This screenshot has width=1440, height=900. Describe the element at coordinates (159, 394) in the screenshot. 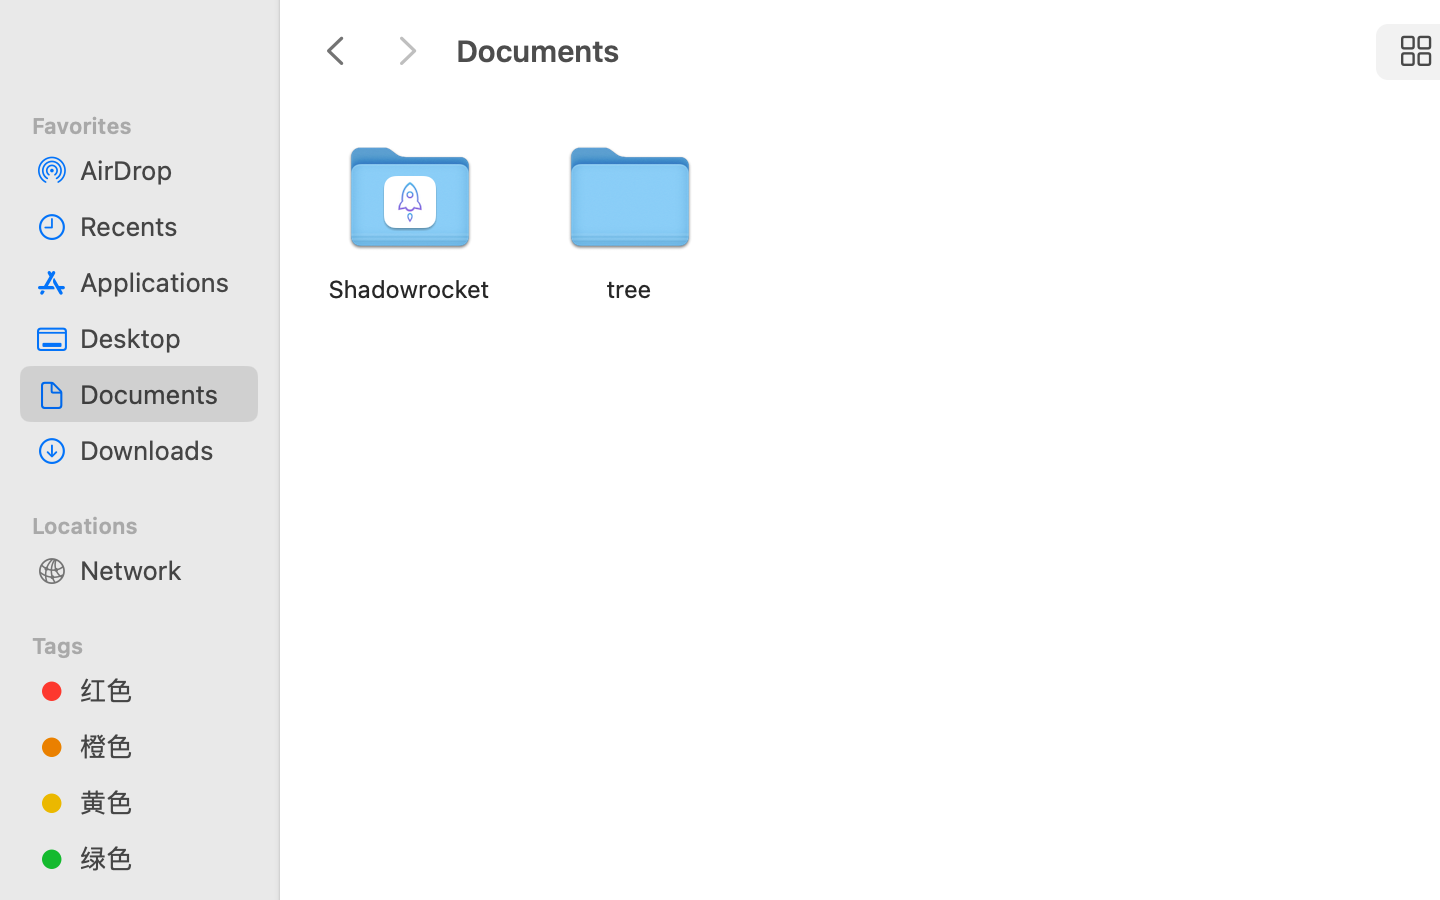

I see `'Documents'` at that location.